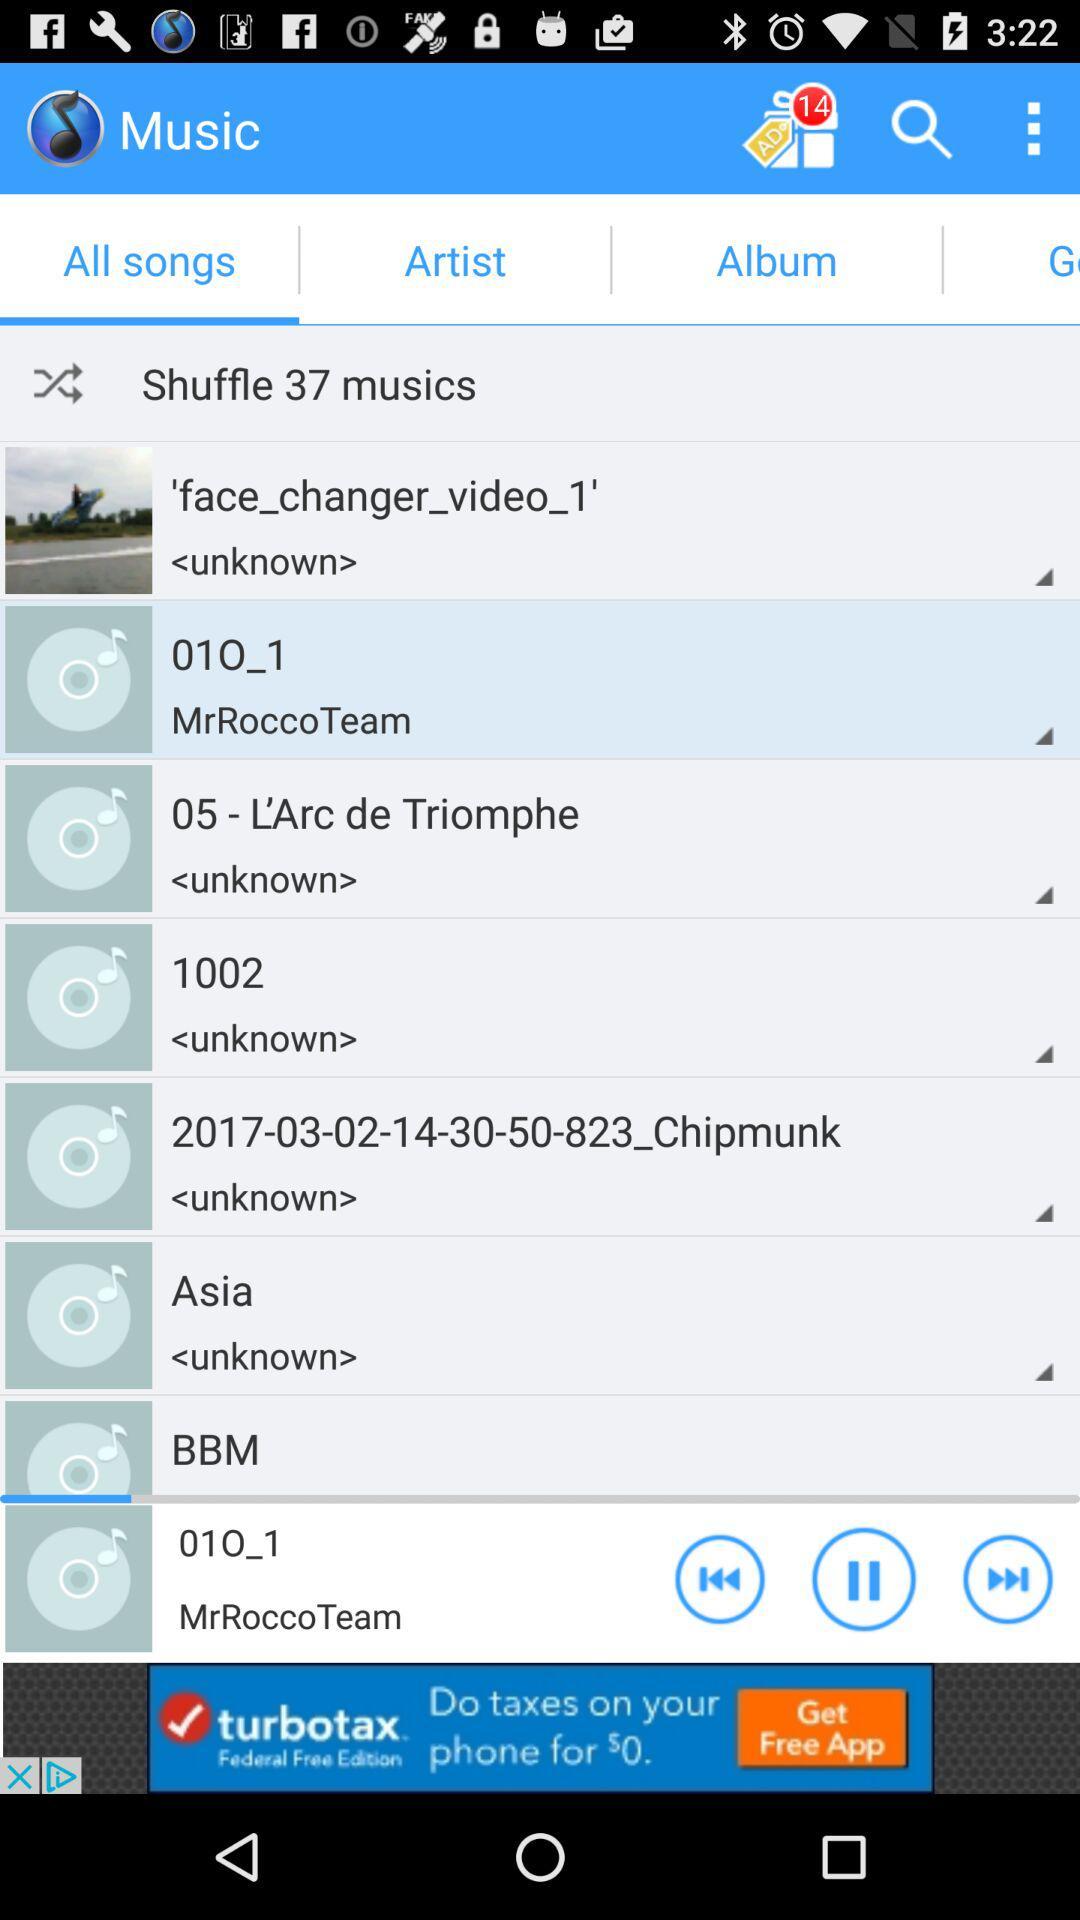 This screenshot has height=1920, width=1080. I want to click on press to stop, so click(863, 1577).